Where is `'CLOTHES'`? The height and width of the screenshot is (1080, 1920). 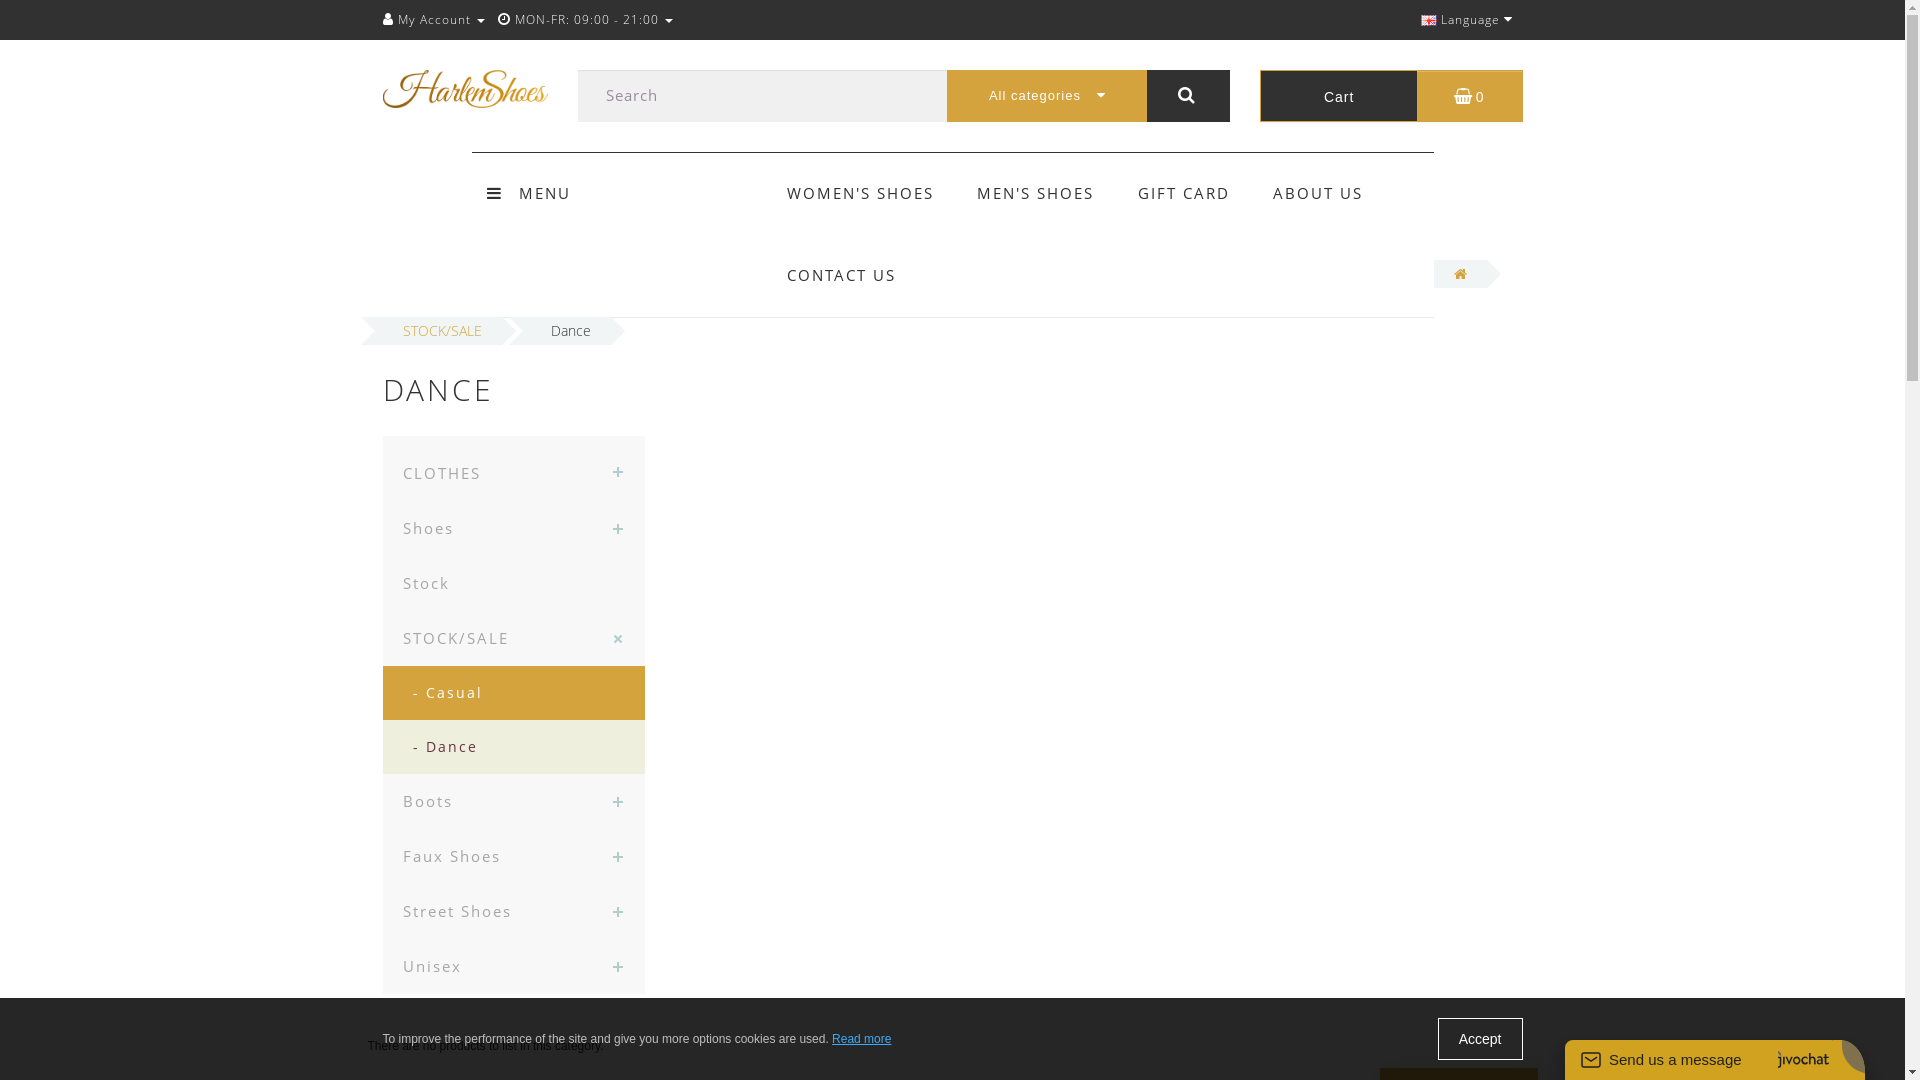 'CLOTHES' is located at coordinates (513, 468).